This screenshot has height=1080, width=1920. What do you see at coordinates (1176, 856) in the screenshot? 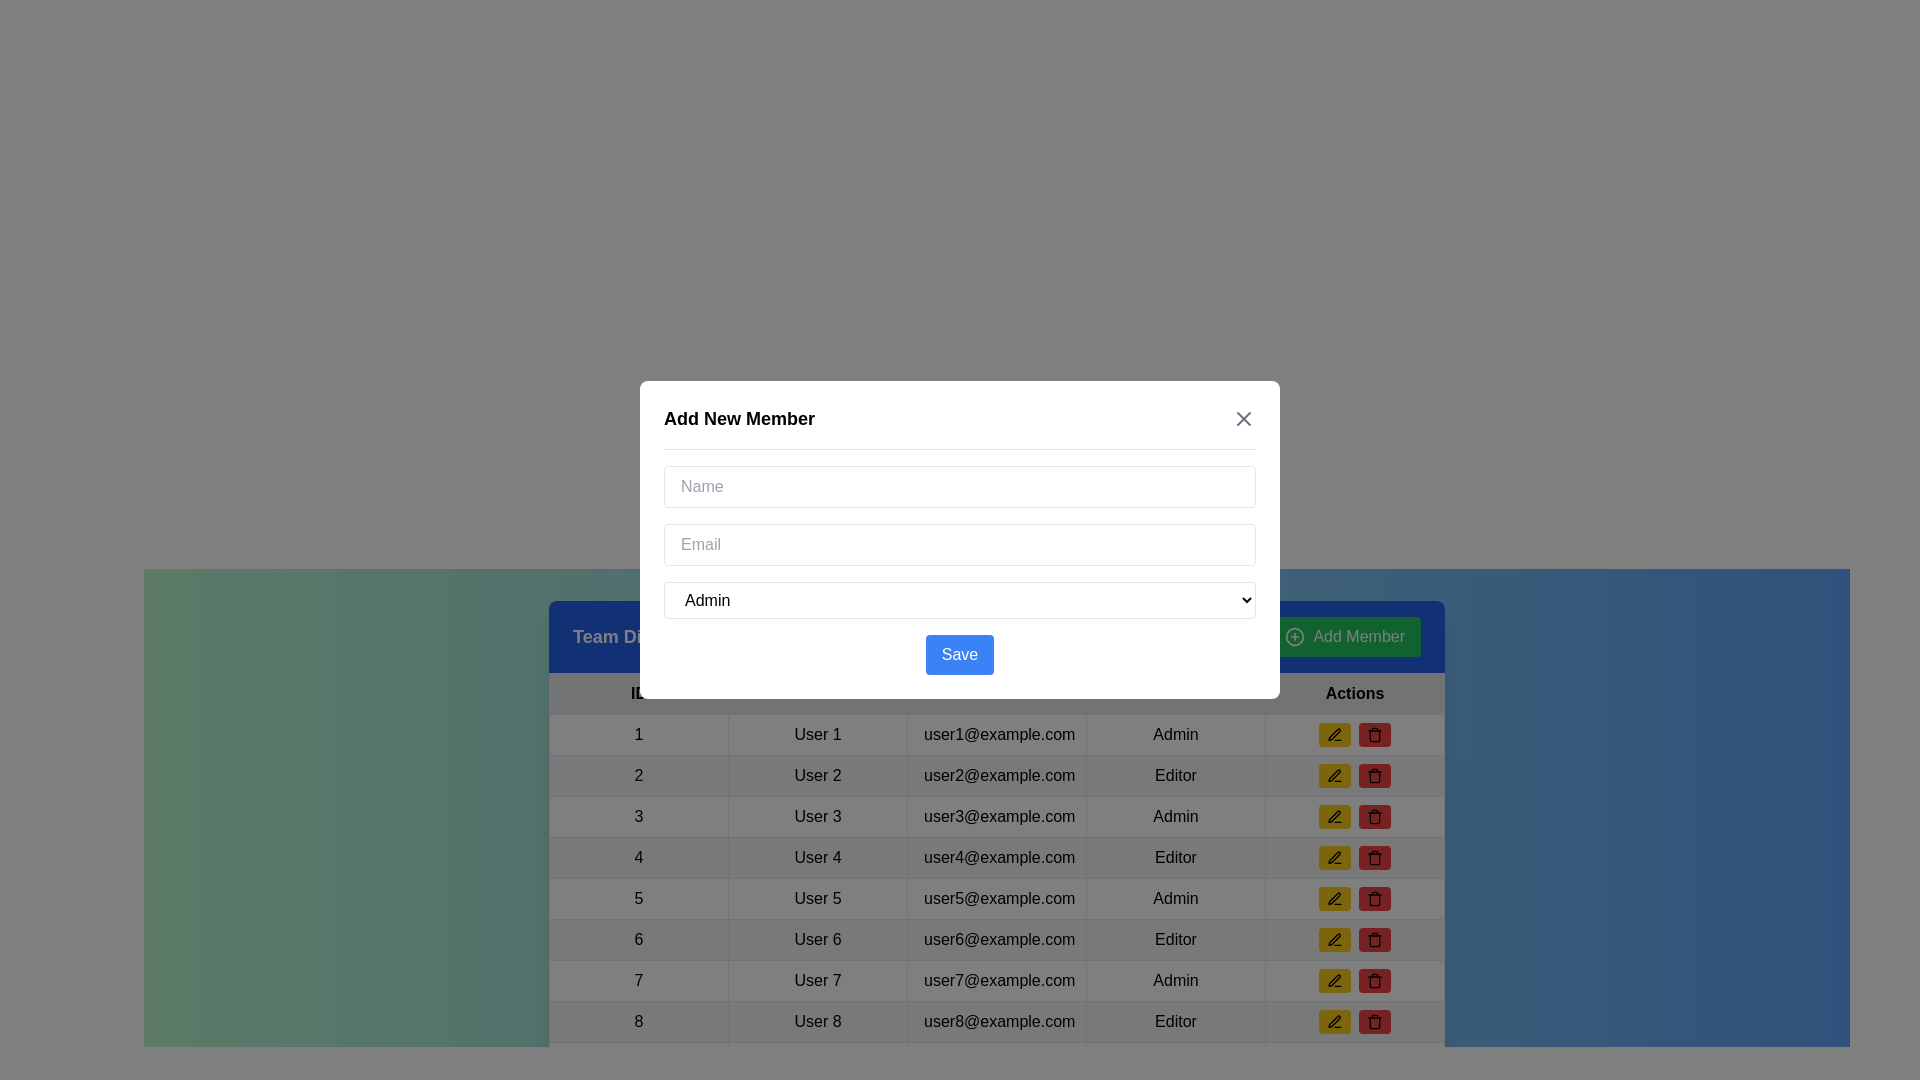
I see `the text label indicating the user's role ('Editor') in the fourth row of the table, which is located directly to the right of the email address ('user4@example.com')` at bounding box center [1176, 856].